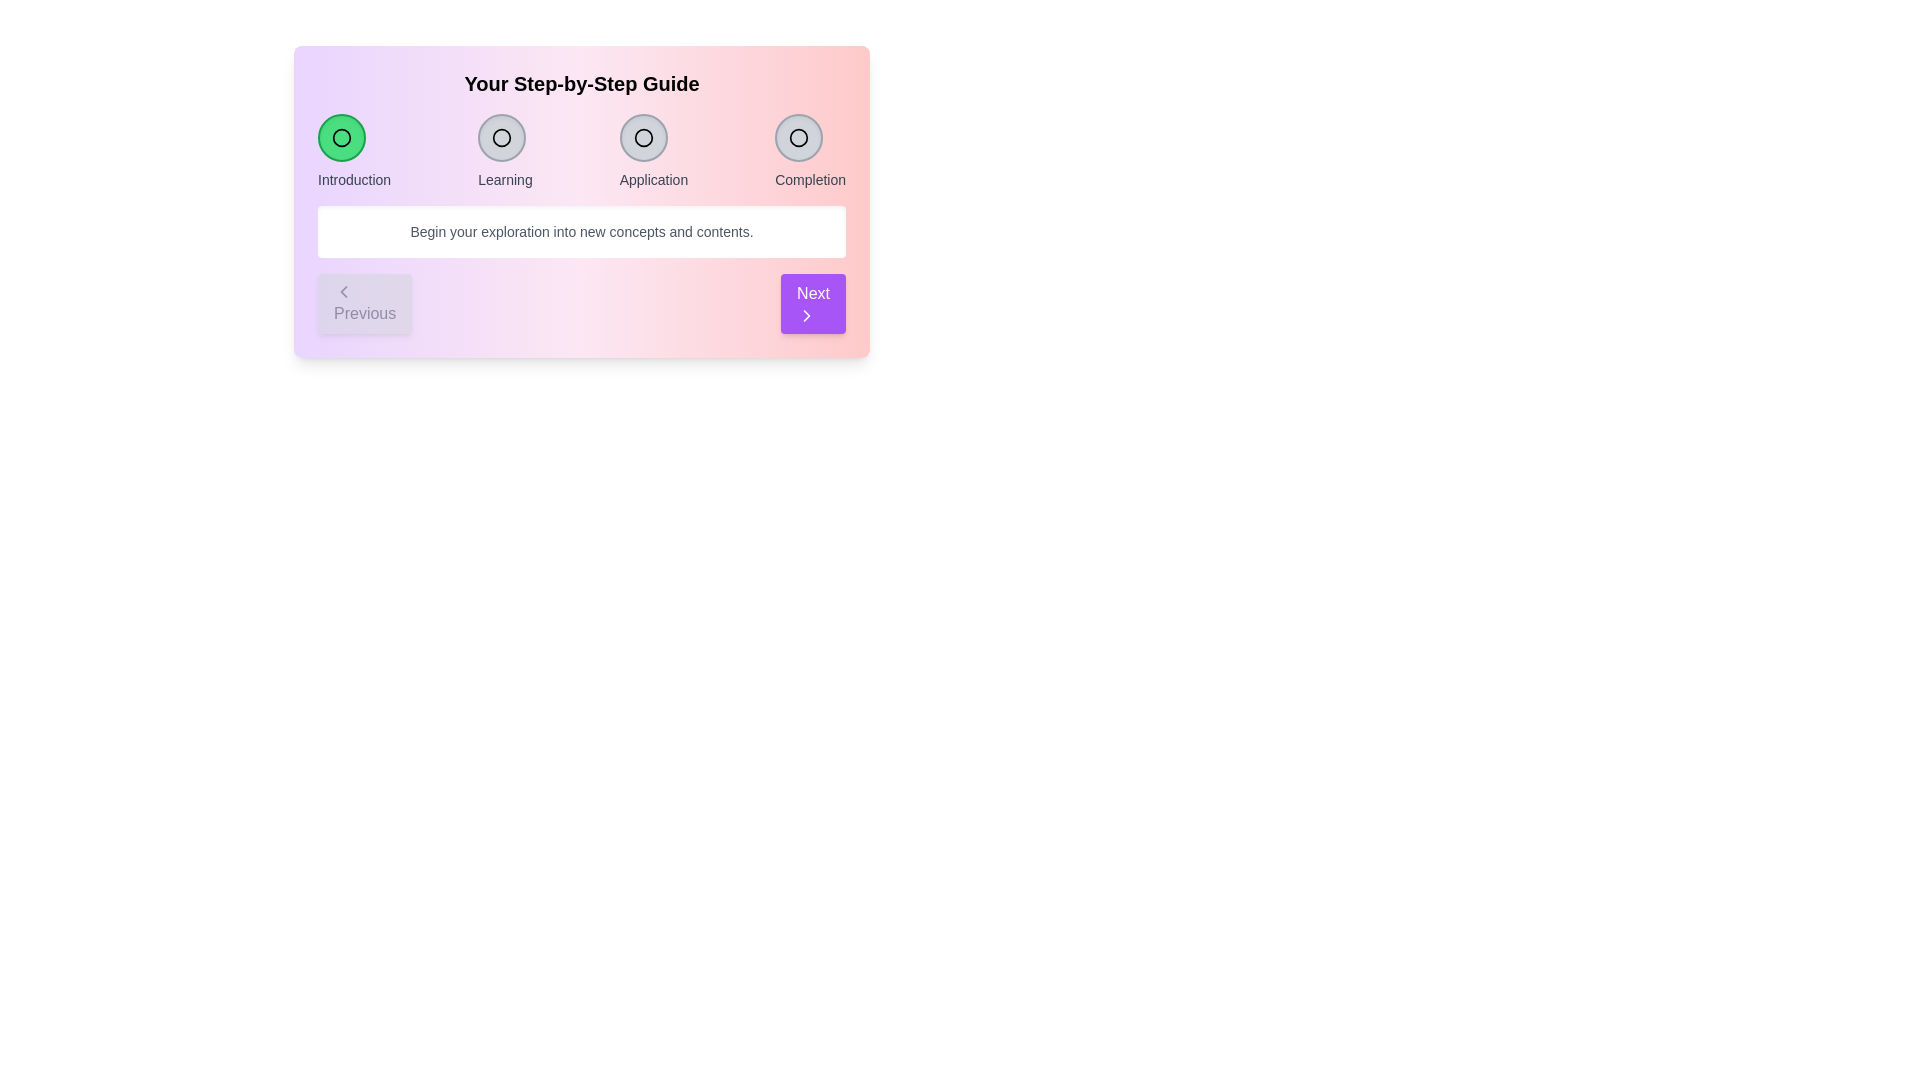 Image resolution: width=1920 pixels, height=1080 pixels. Describe the element at coordinates (341, 137) in the screenshot. I see `the first circular indicator with a green background and darker green border, located above the label 'Introduction'` at that location.